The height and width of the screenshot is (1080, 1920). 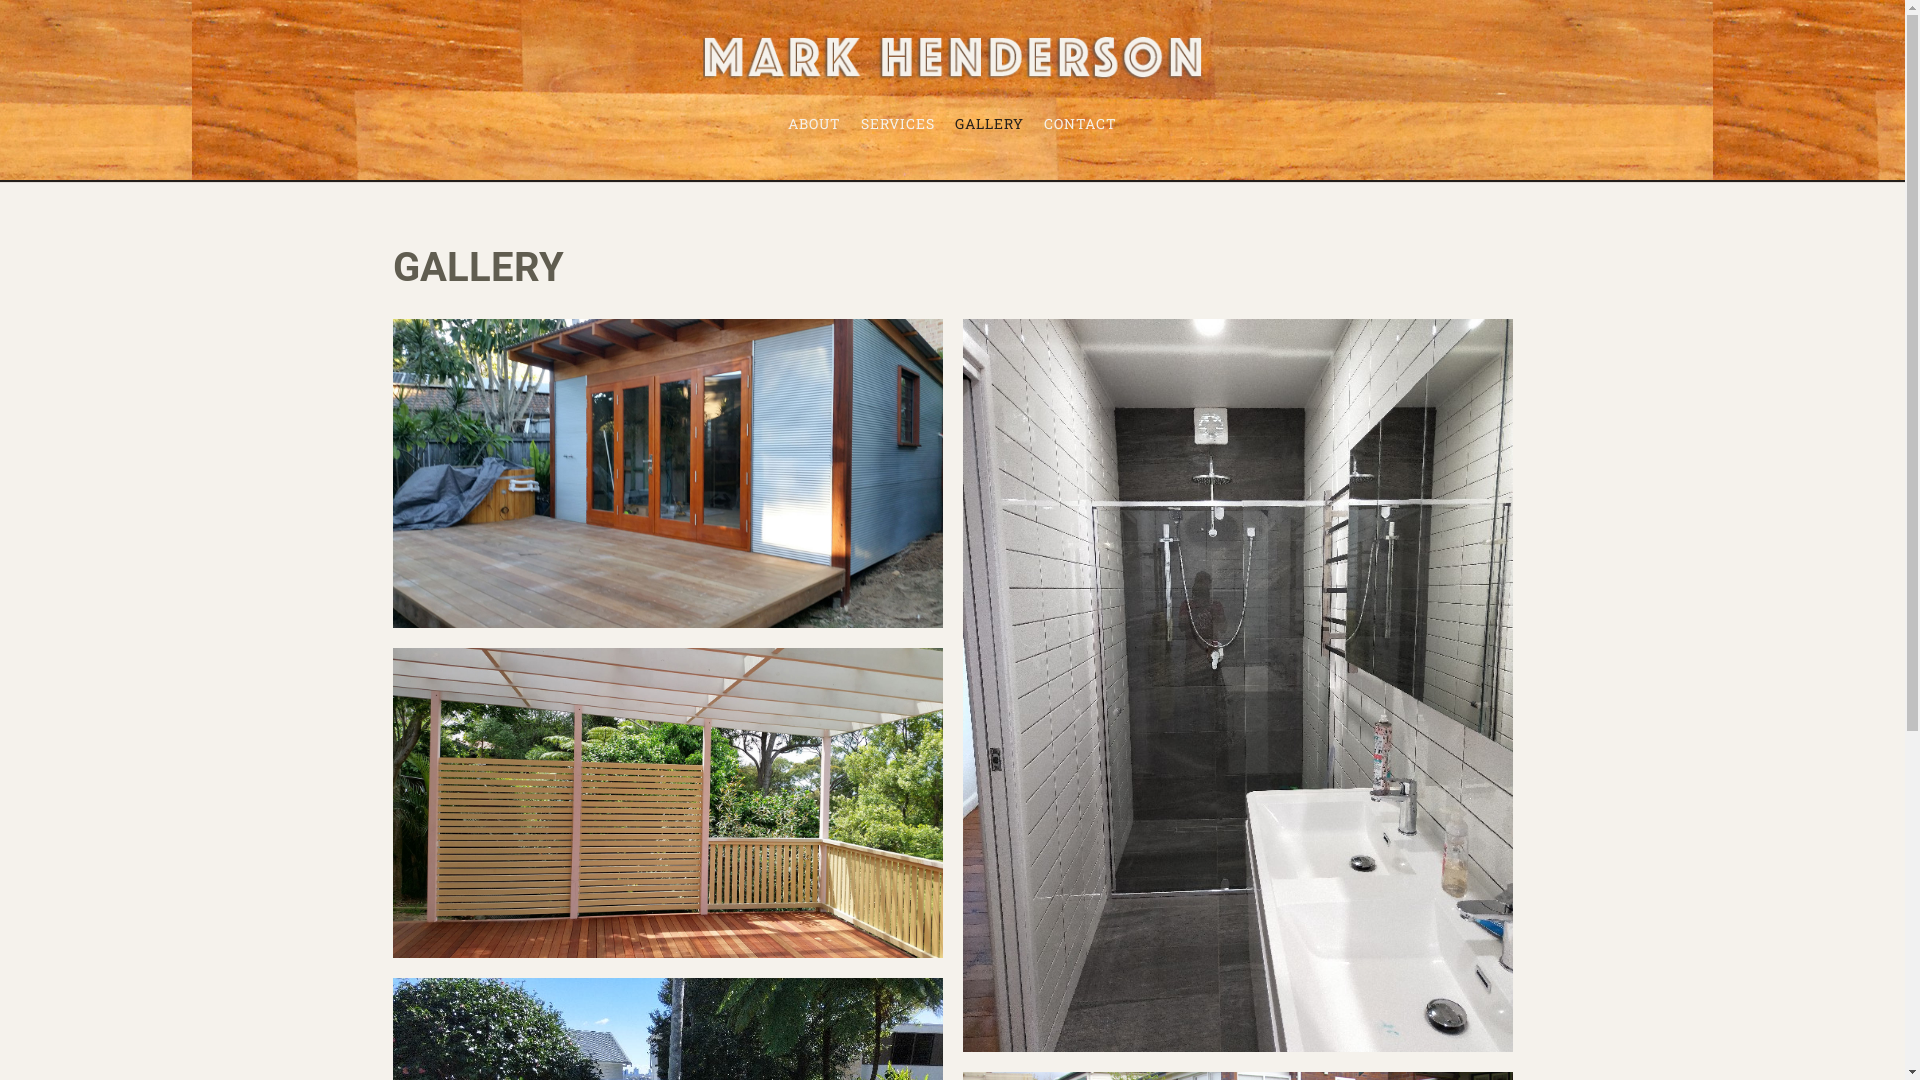 I want to click on 'SERVICES', so click(x=896, y=123).